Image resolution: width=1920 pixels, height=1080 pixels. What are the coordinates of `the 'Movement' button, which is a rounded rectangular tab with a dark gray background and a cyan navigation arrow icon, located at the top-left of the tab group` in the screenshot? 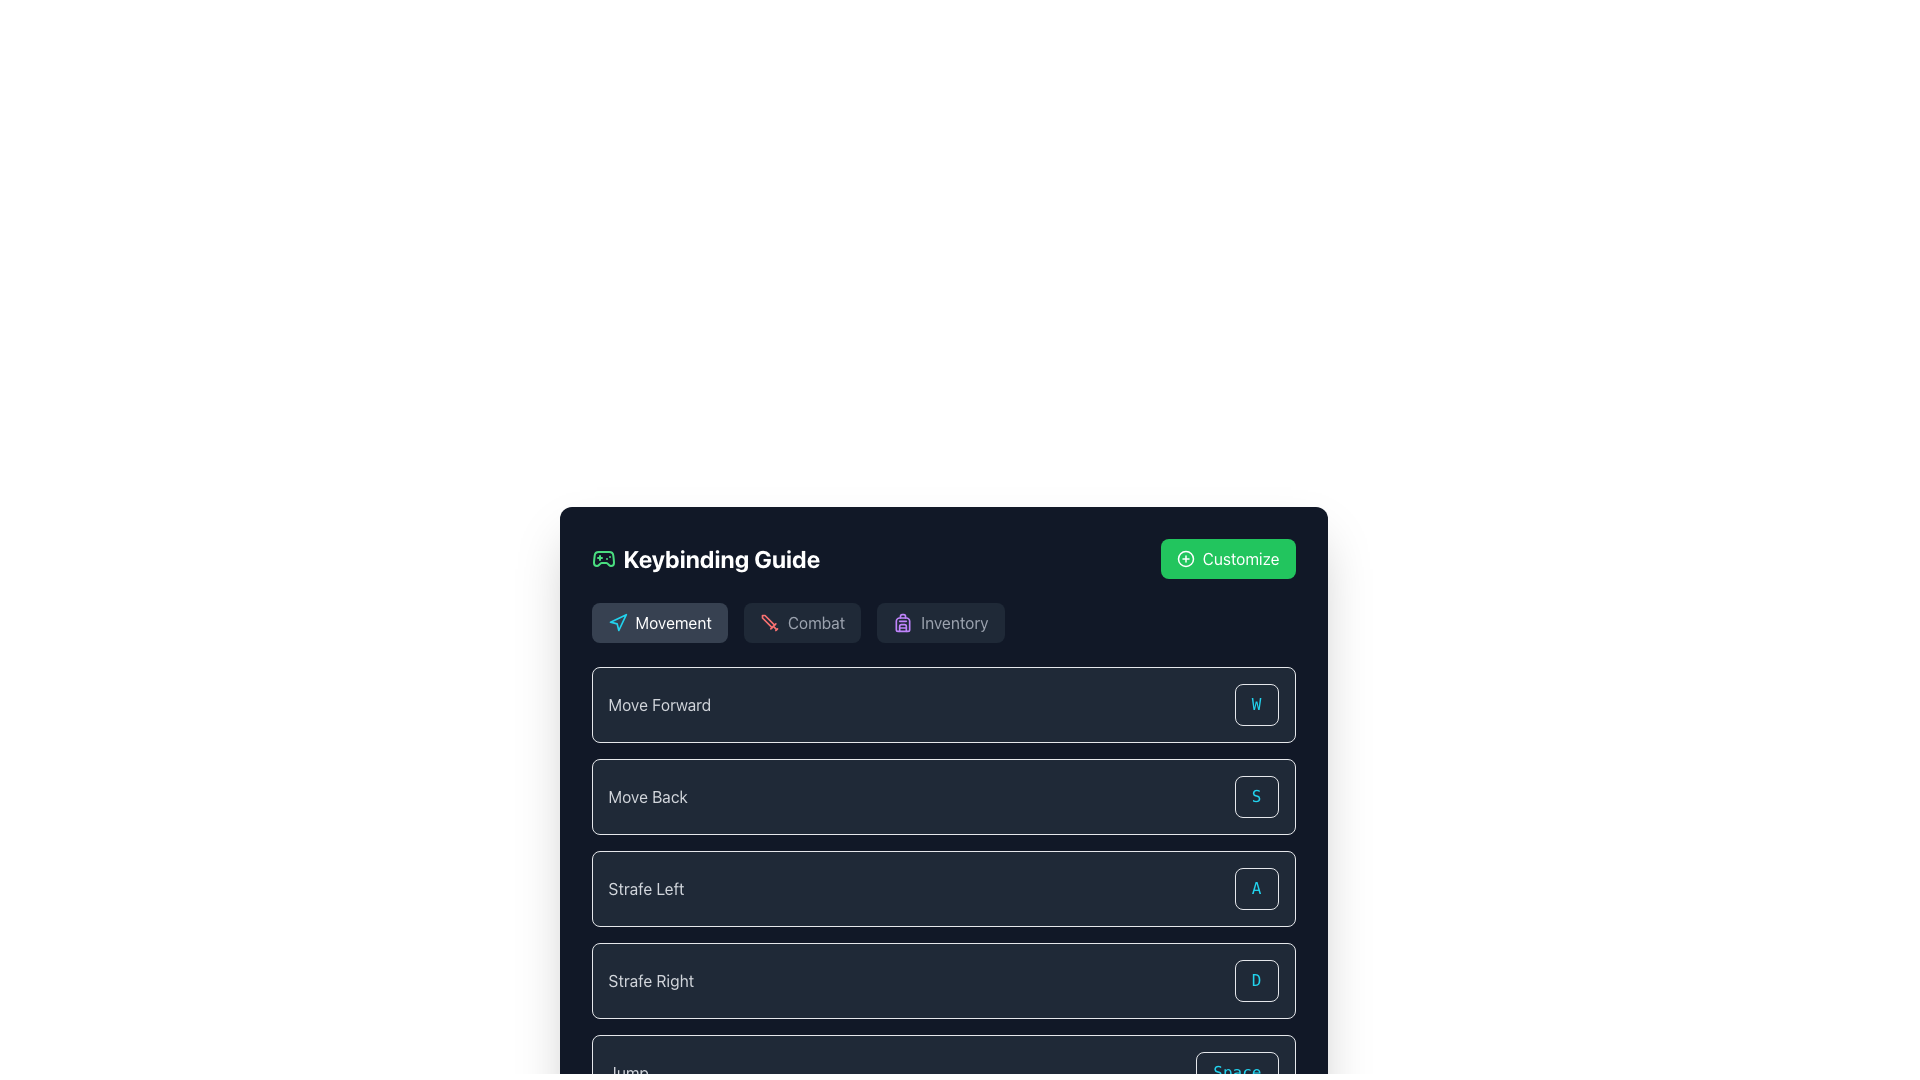 It's located at (659, 622).